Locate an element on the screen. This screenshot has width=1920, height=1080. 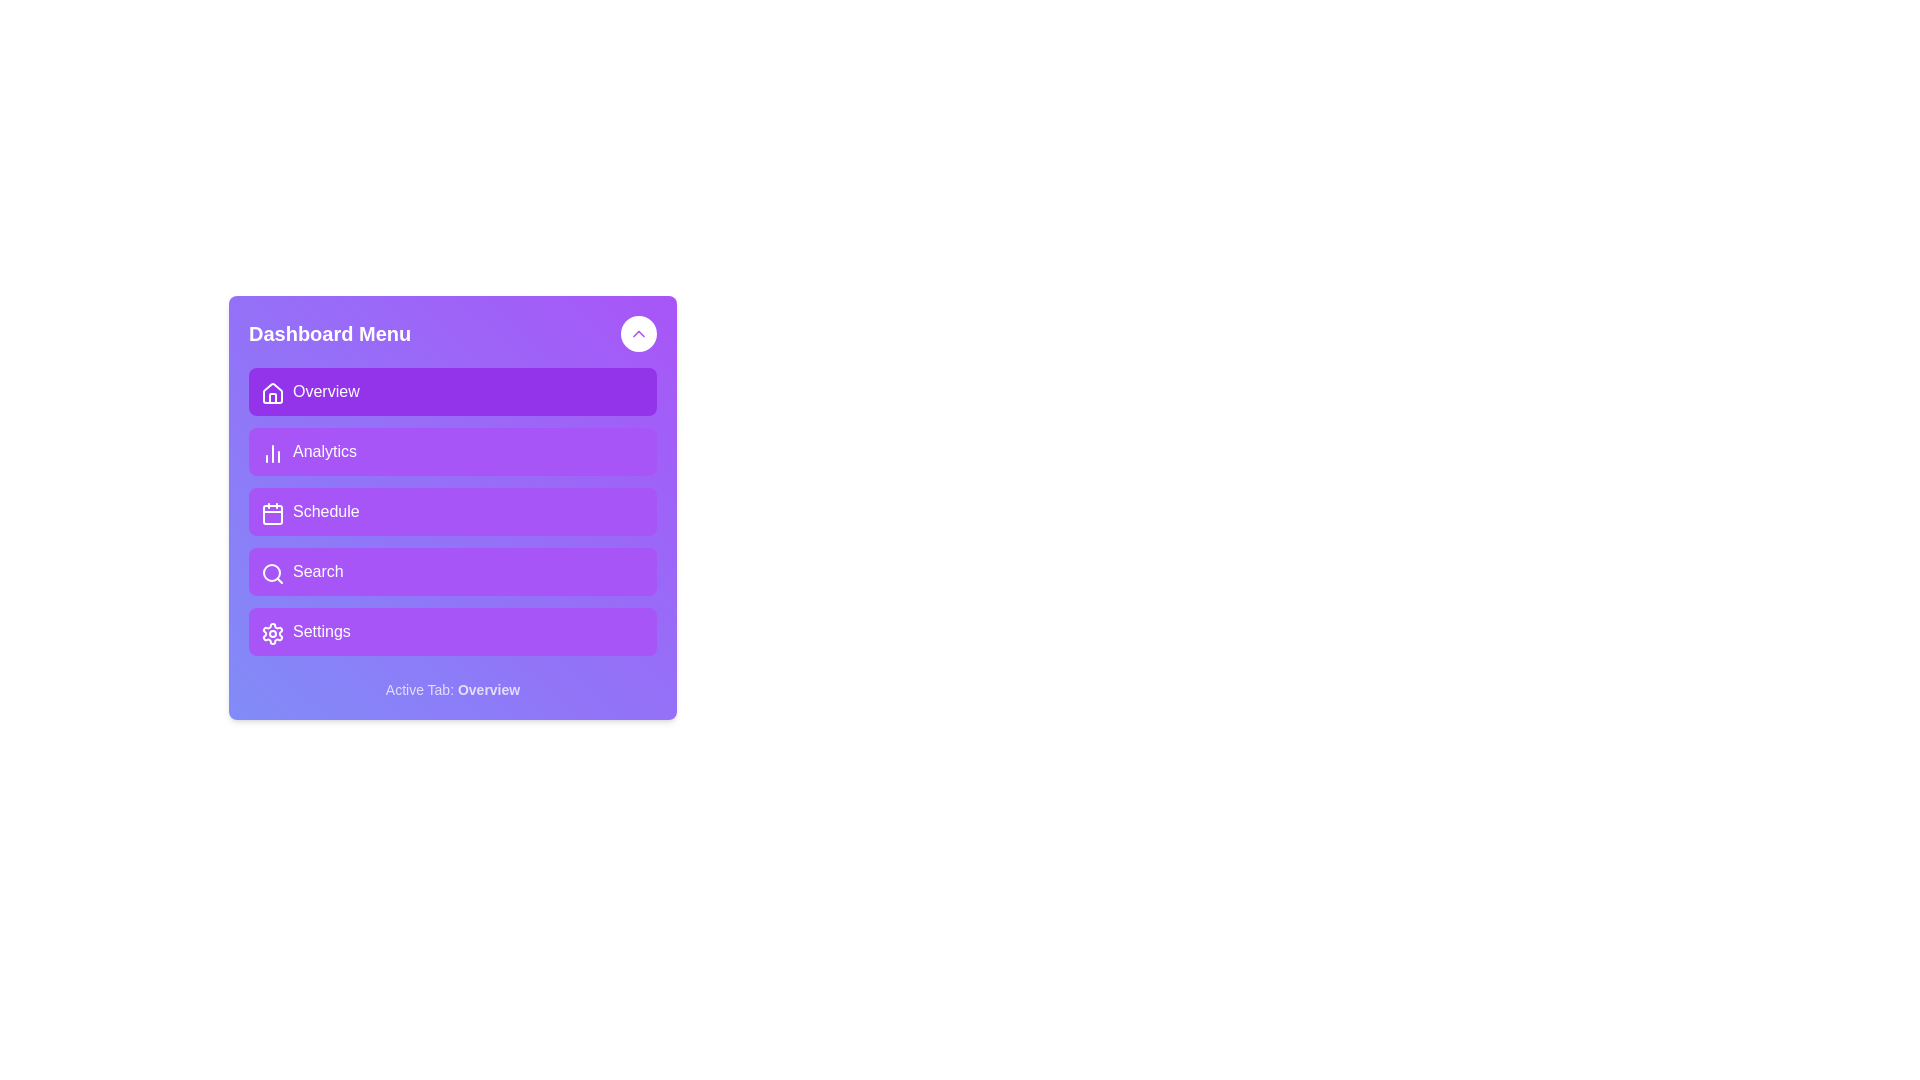
the circular button with a purple upward arrow icon at the center, located in the top-right corner of the 'Dashboard Menu' header bar is located at coordinates (637, 333).